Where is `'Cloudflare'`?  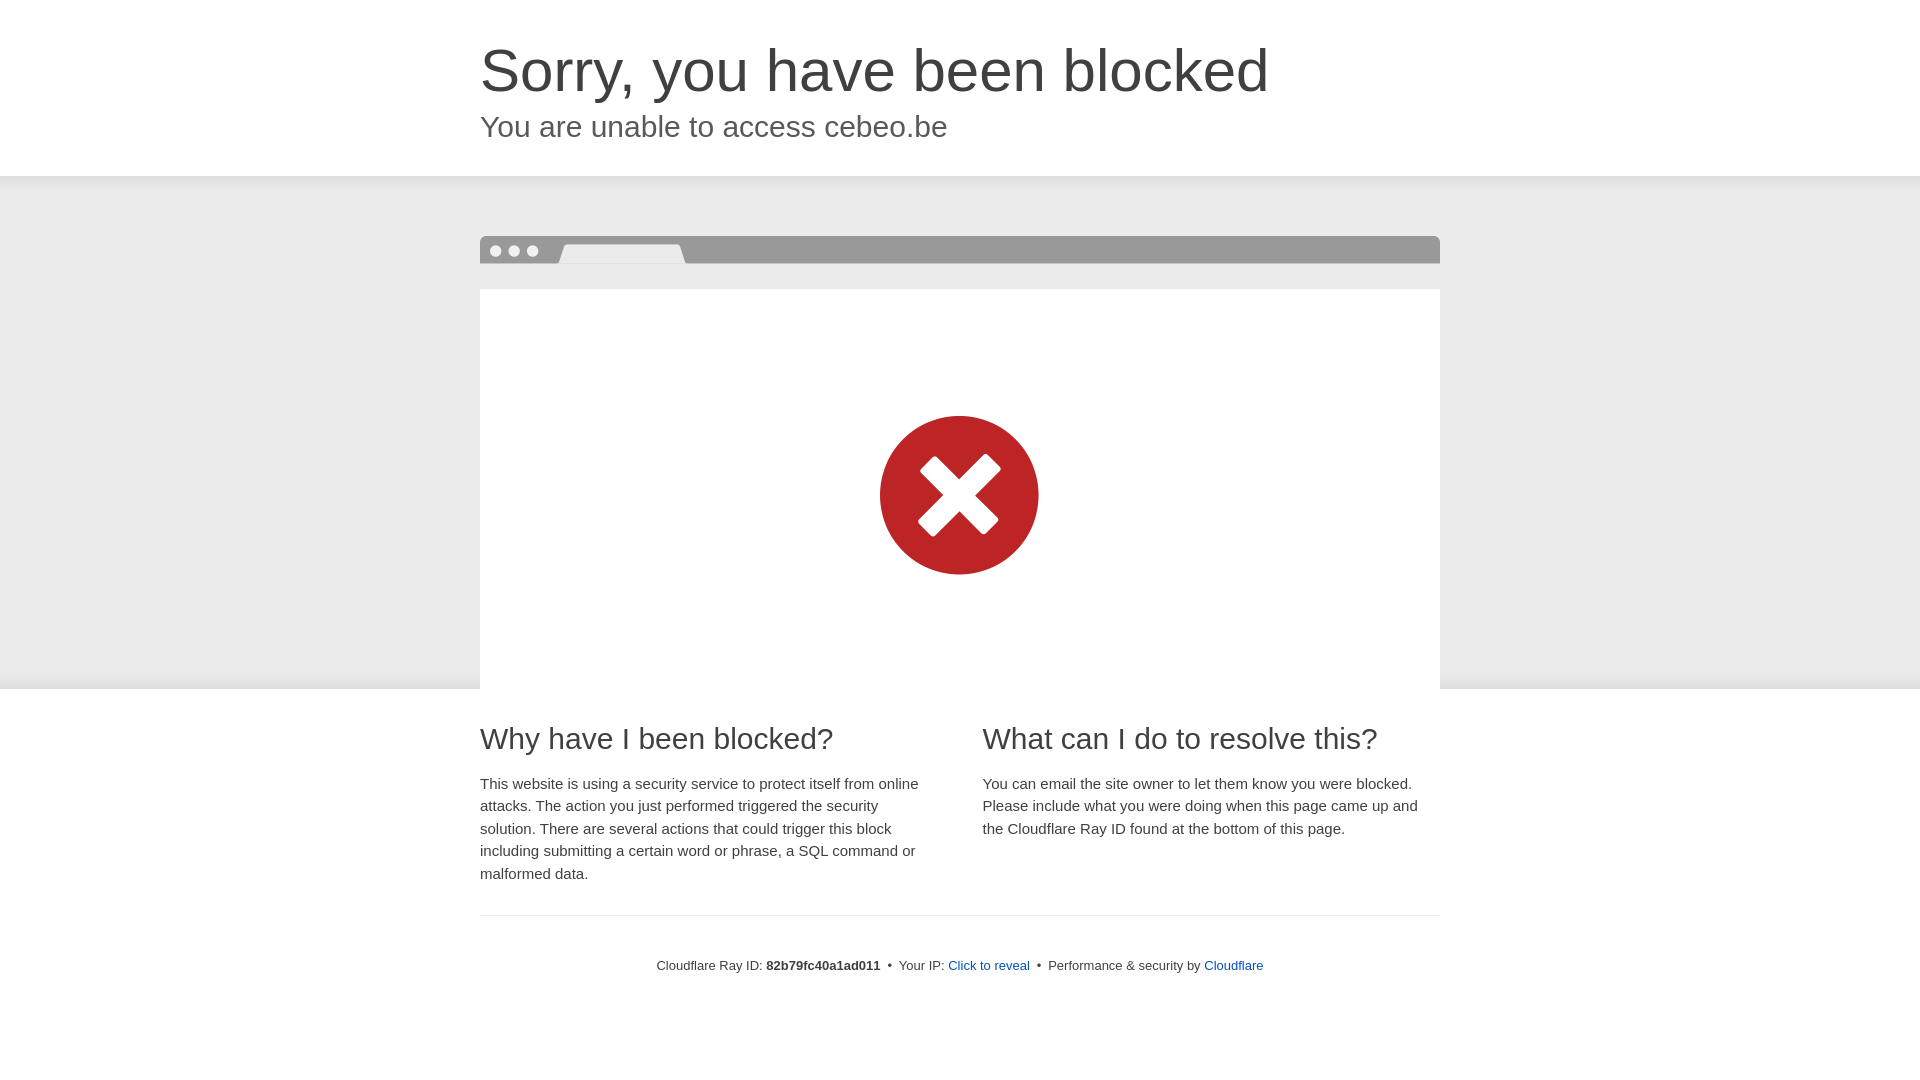 'Cloudflare' is located at coordinates (1232, 964).